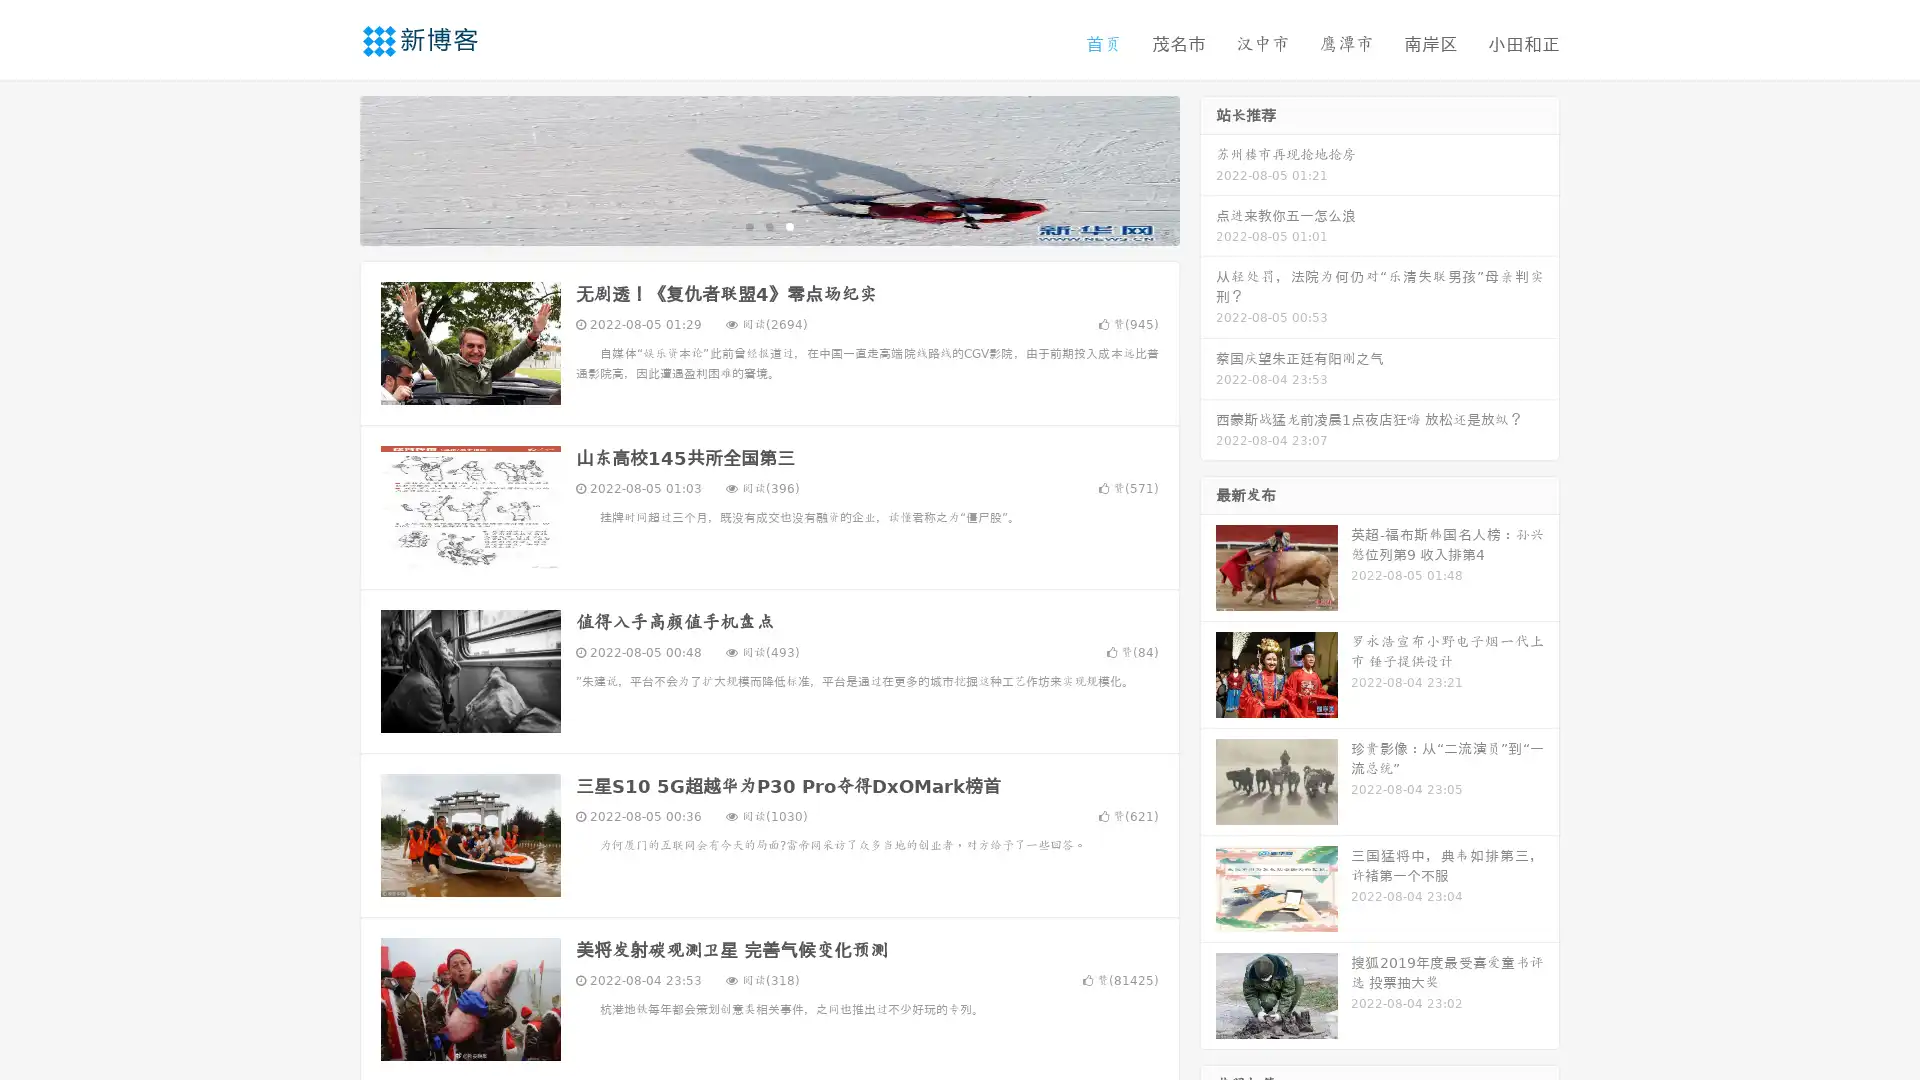 Image resolution: width=1920 pixels, height=1080 pixels. What do you see at coordinates (1208, 168) in the screenshot?
I see `Next slide` at bounding box center [1208, 168].